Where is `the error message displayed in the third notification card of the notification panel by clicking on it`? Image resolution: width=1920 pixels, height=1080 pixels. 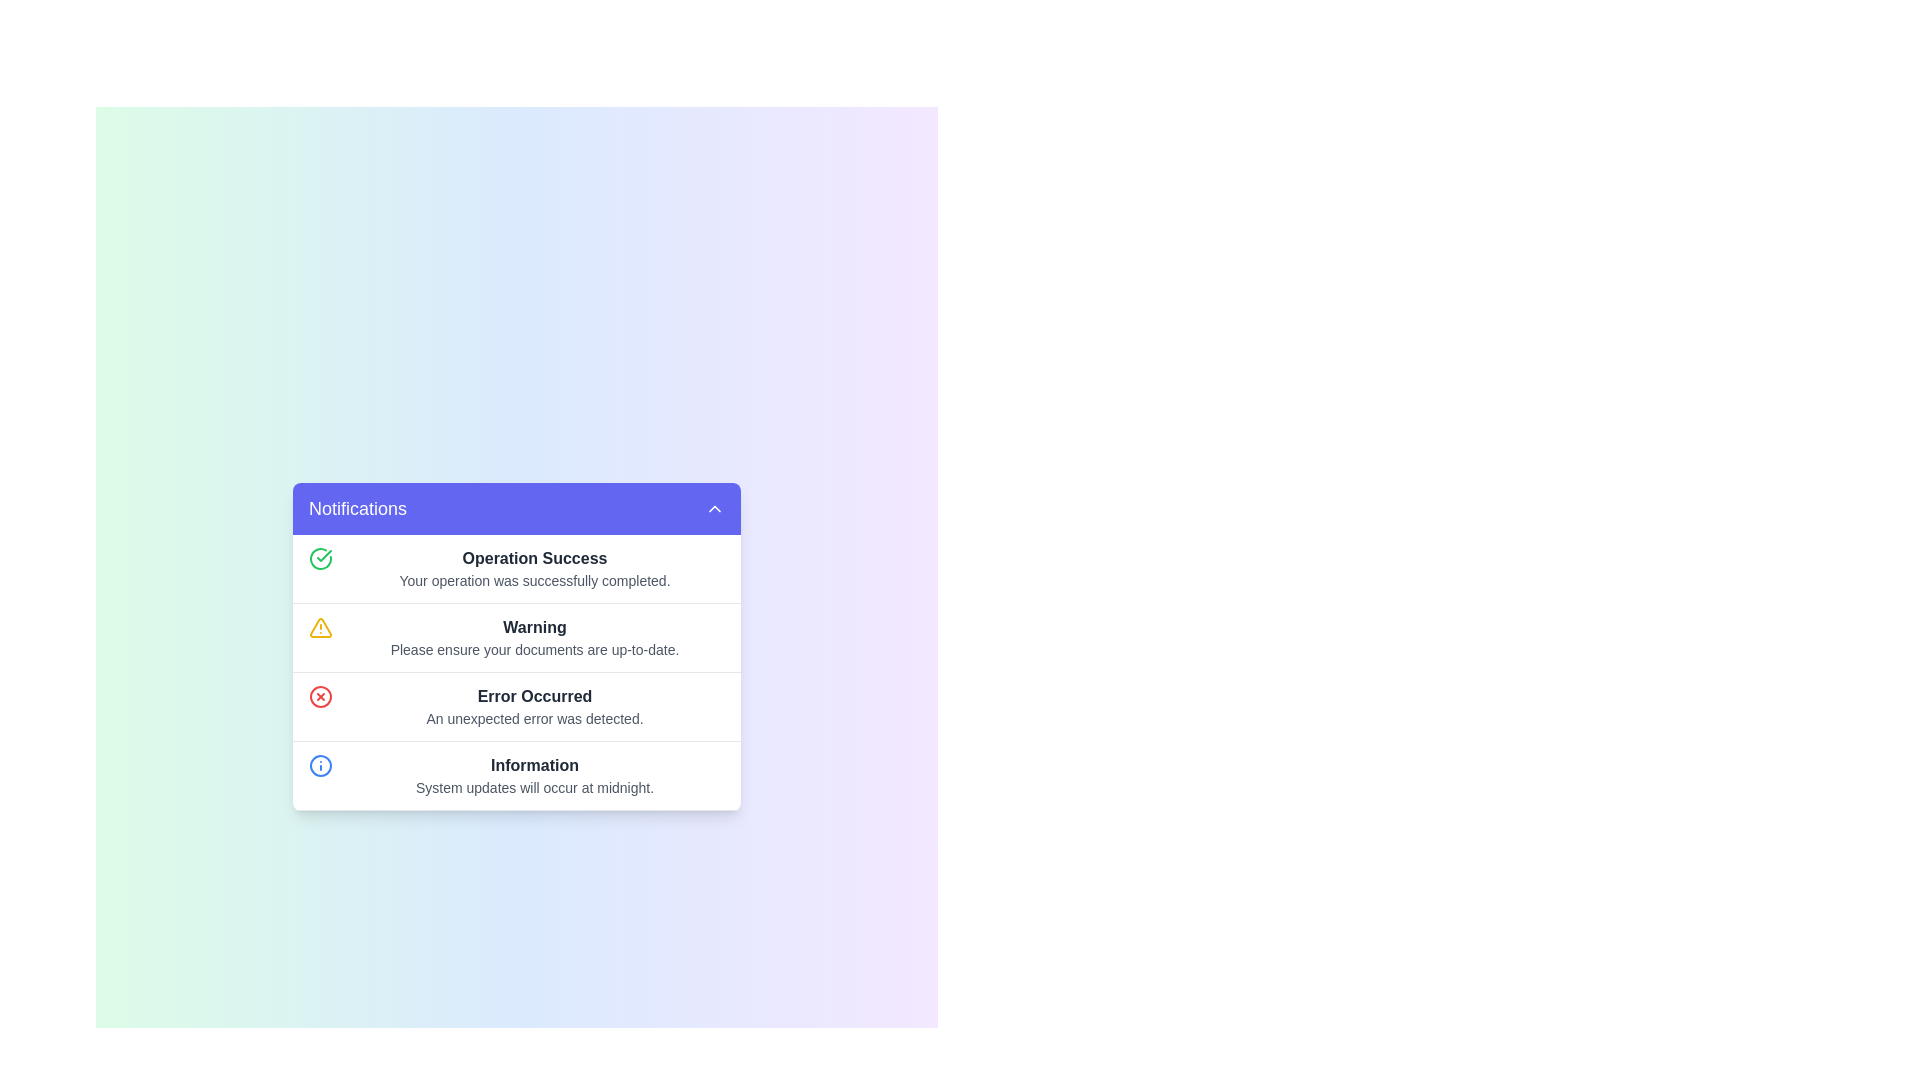 the error message displayed in the third notification card of the notification panel by clicking on it is located at coordinates (517, 706).